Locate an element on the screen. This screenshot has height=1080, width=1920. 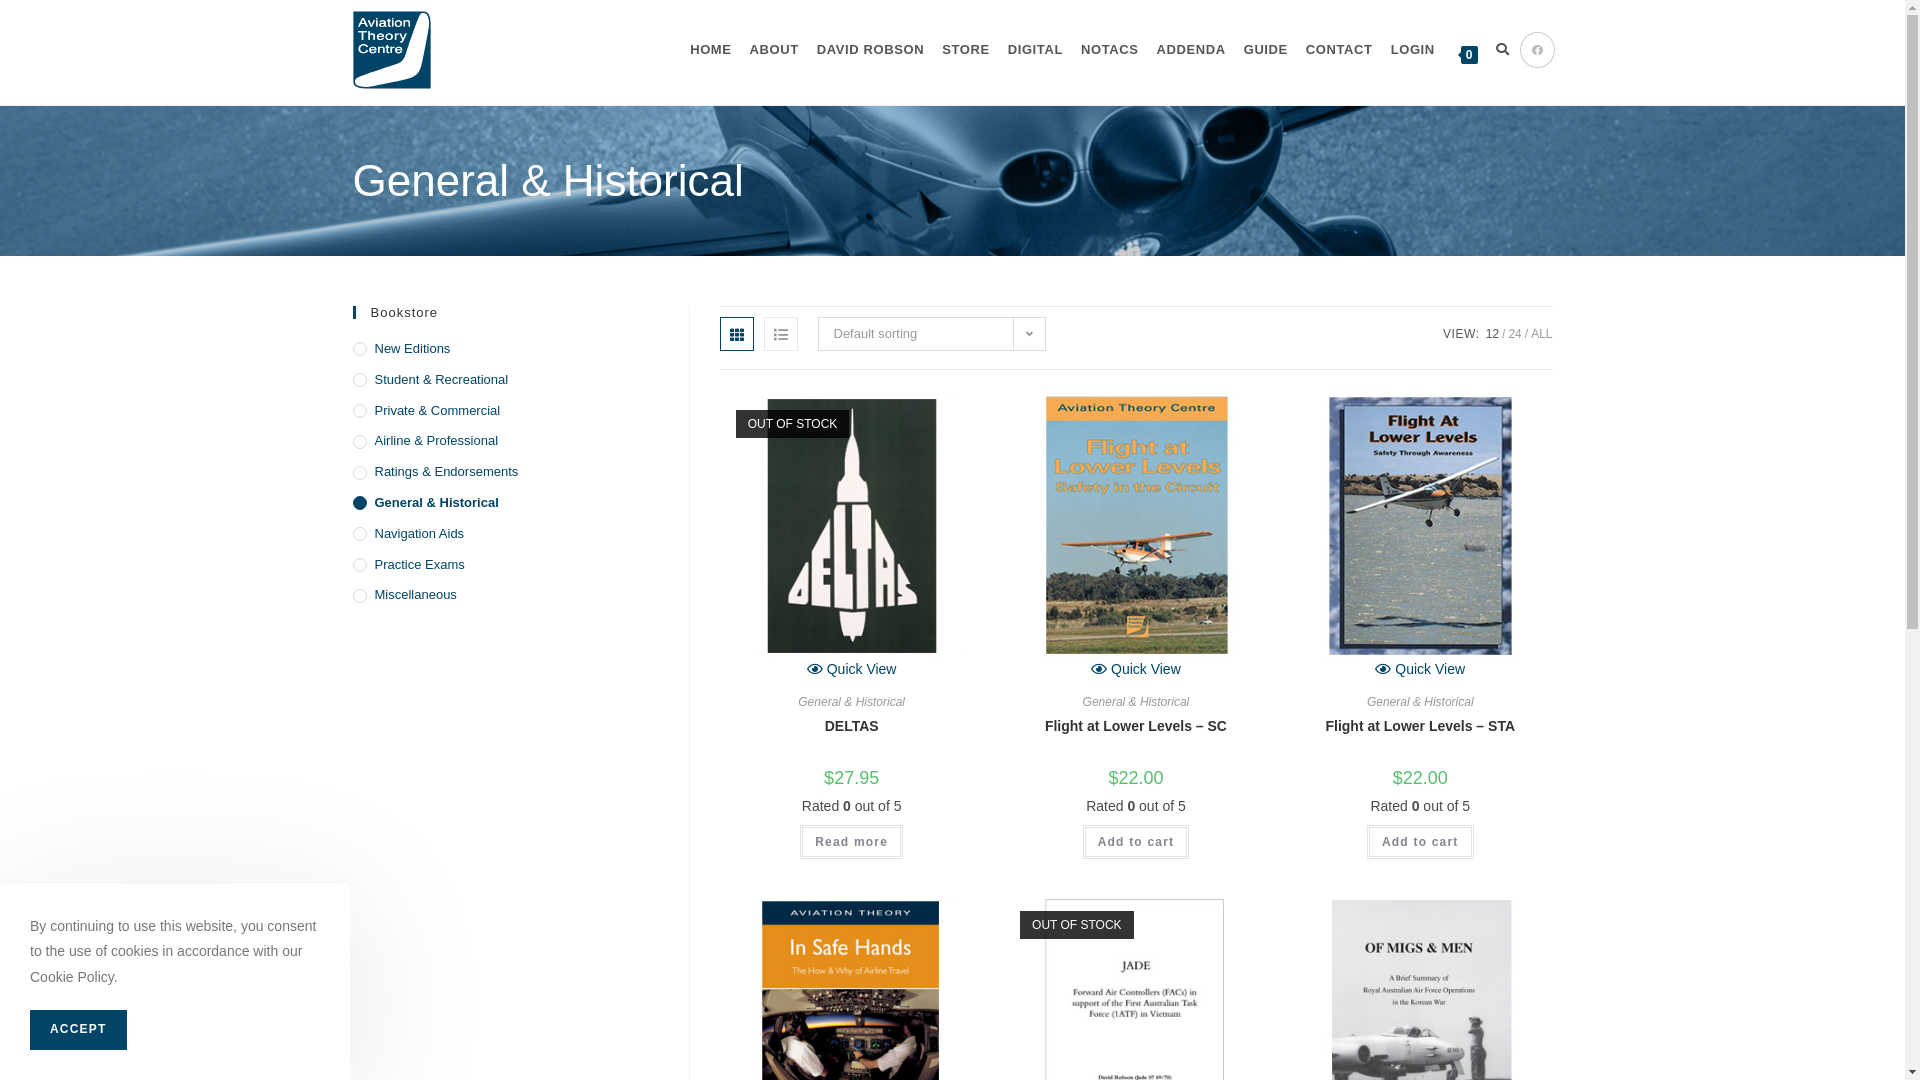
'HOME' is located at coordinates (710, 49).